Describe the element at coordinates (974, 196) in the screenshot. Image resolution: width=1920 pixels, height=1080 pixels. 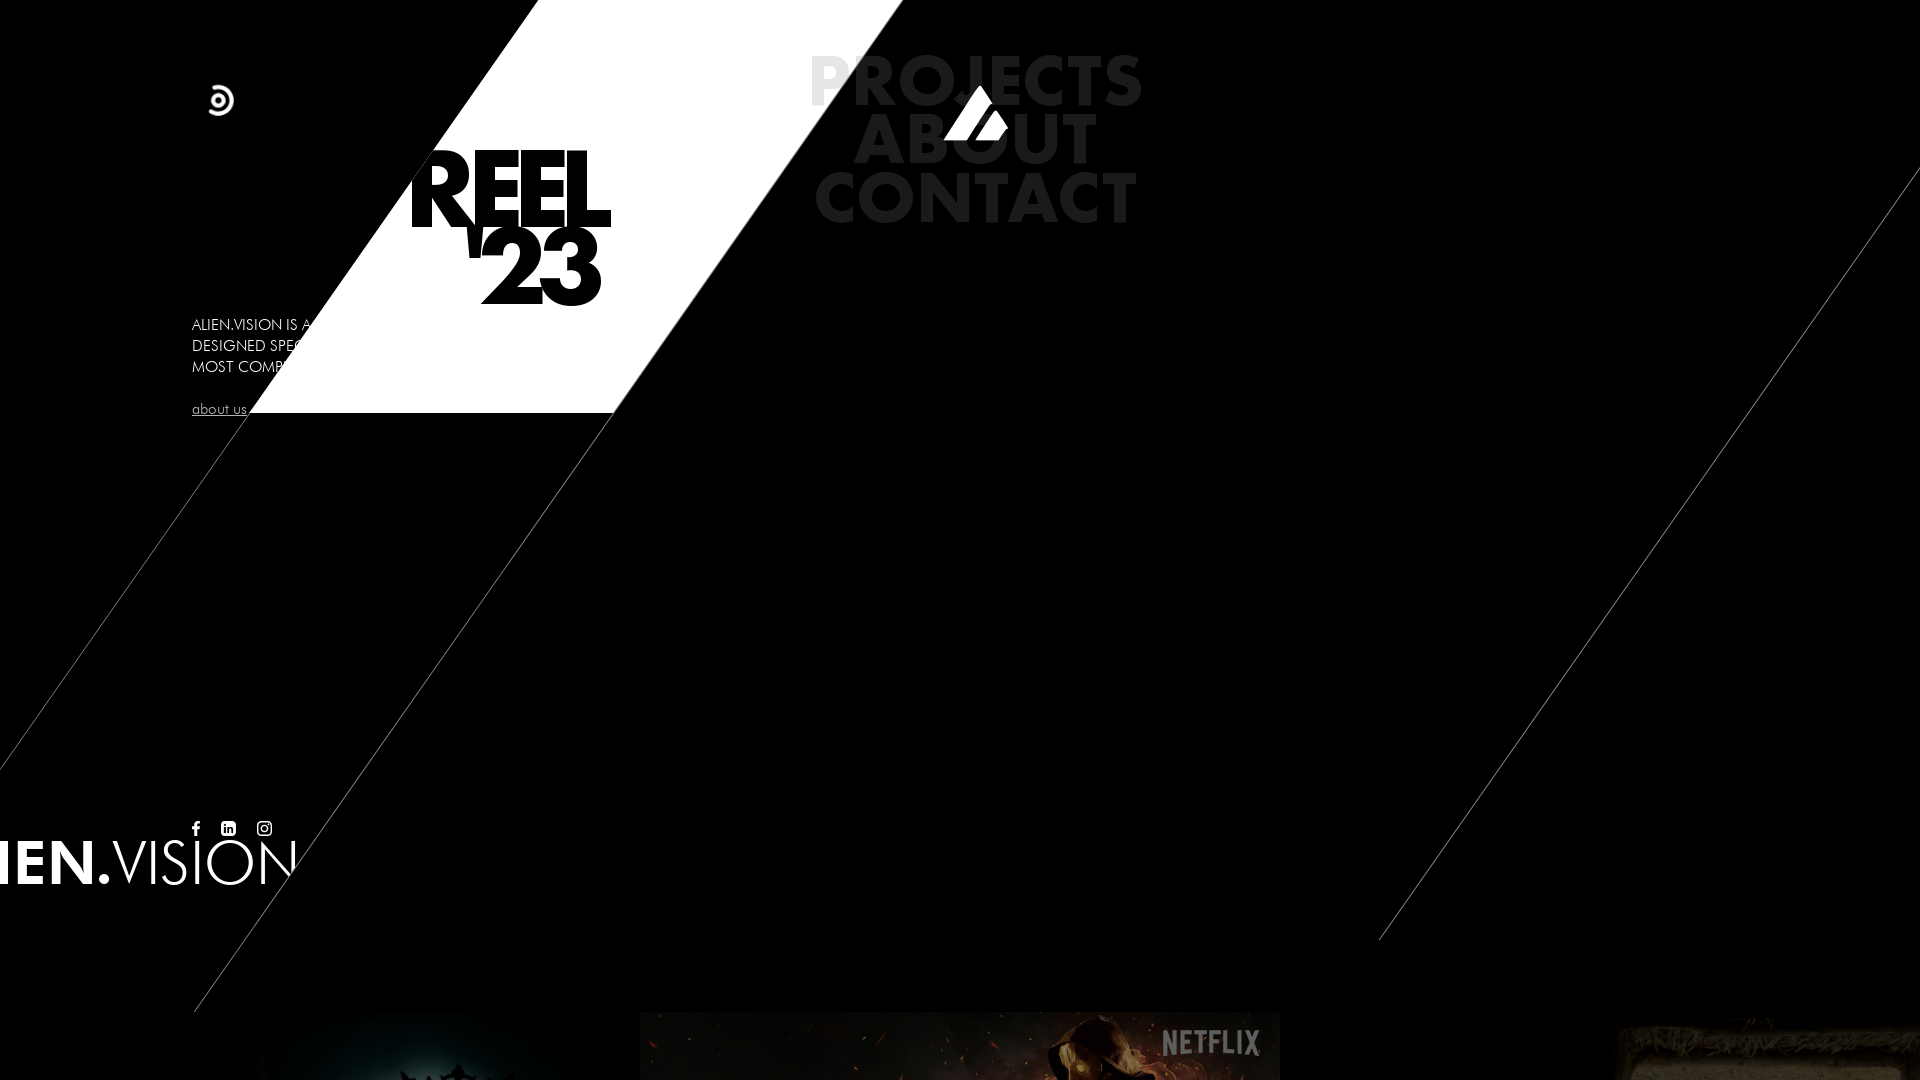
I see `'CONTACT'` at that location.